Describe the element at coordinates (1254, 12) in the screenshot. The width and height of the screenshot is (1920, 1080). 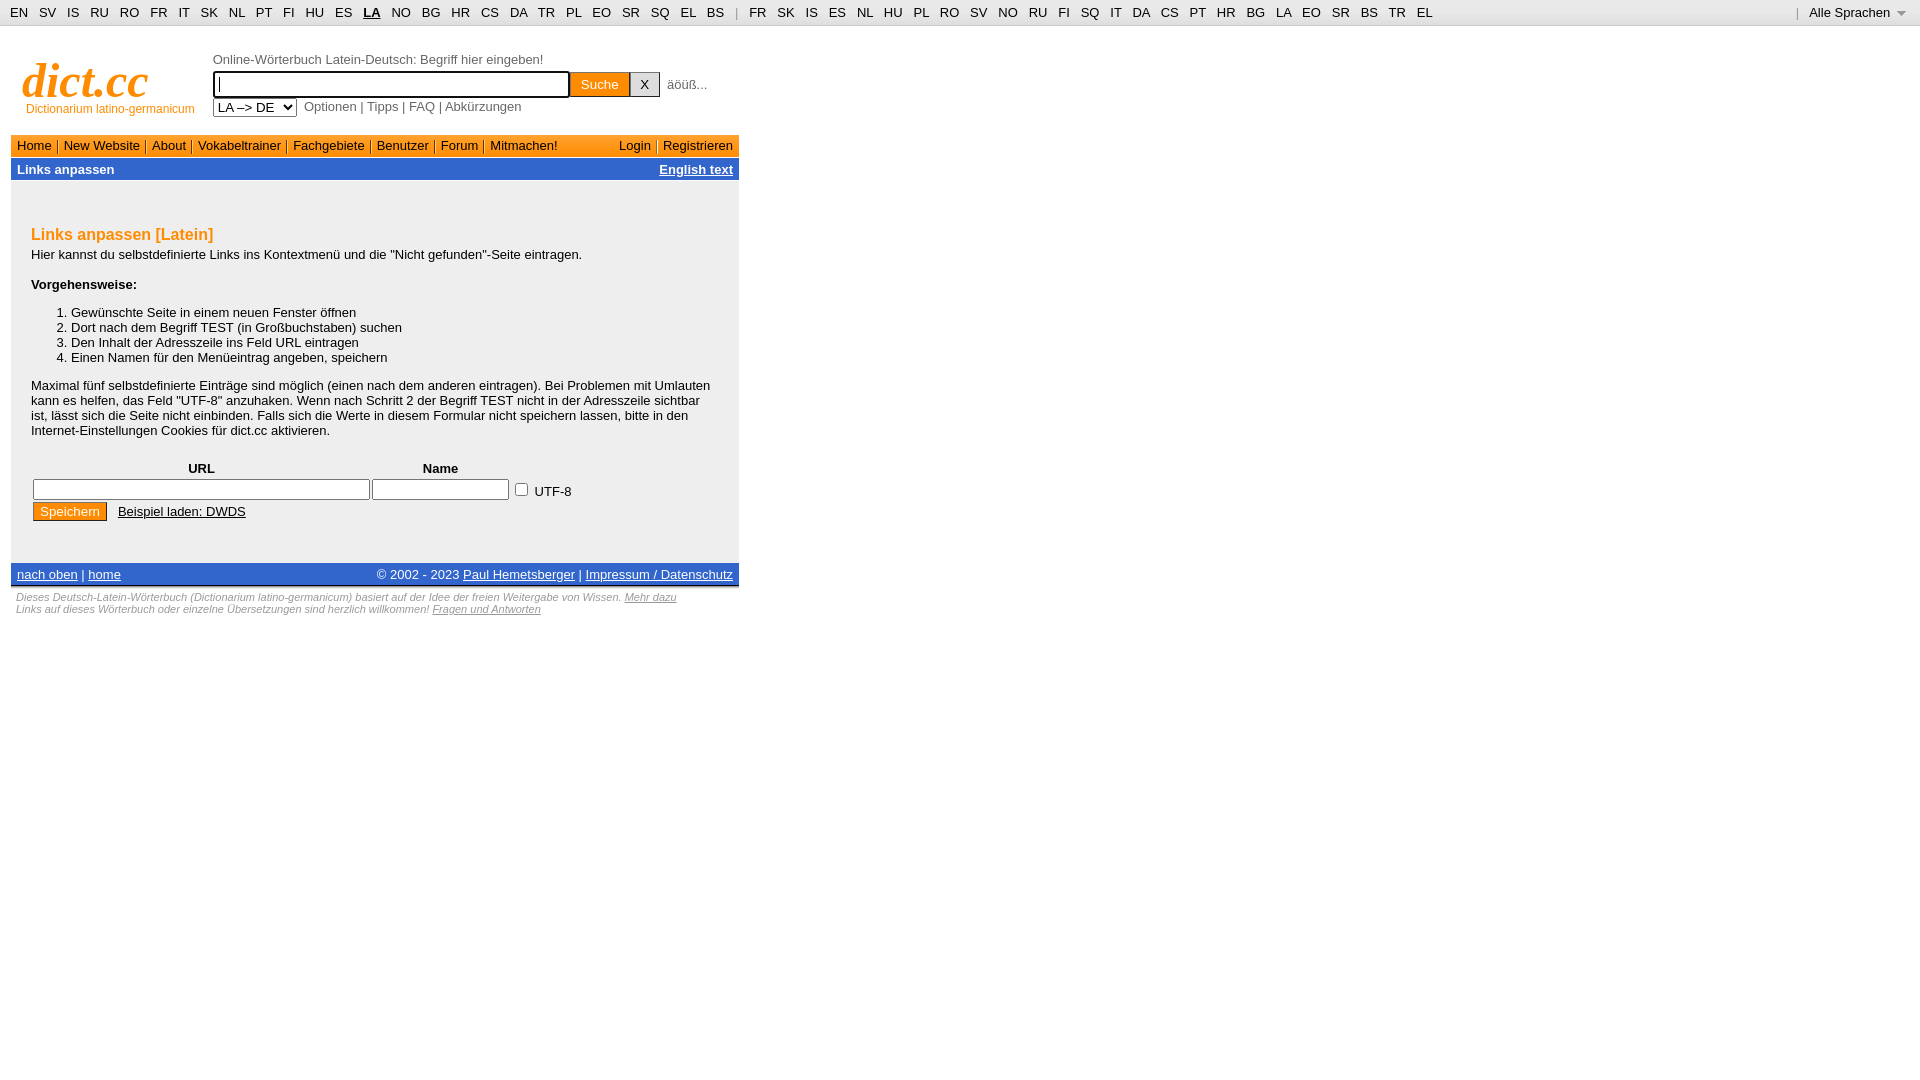
I see `'BG'` at that location.